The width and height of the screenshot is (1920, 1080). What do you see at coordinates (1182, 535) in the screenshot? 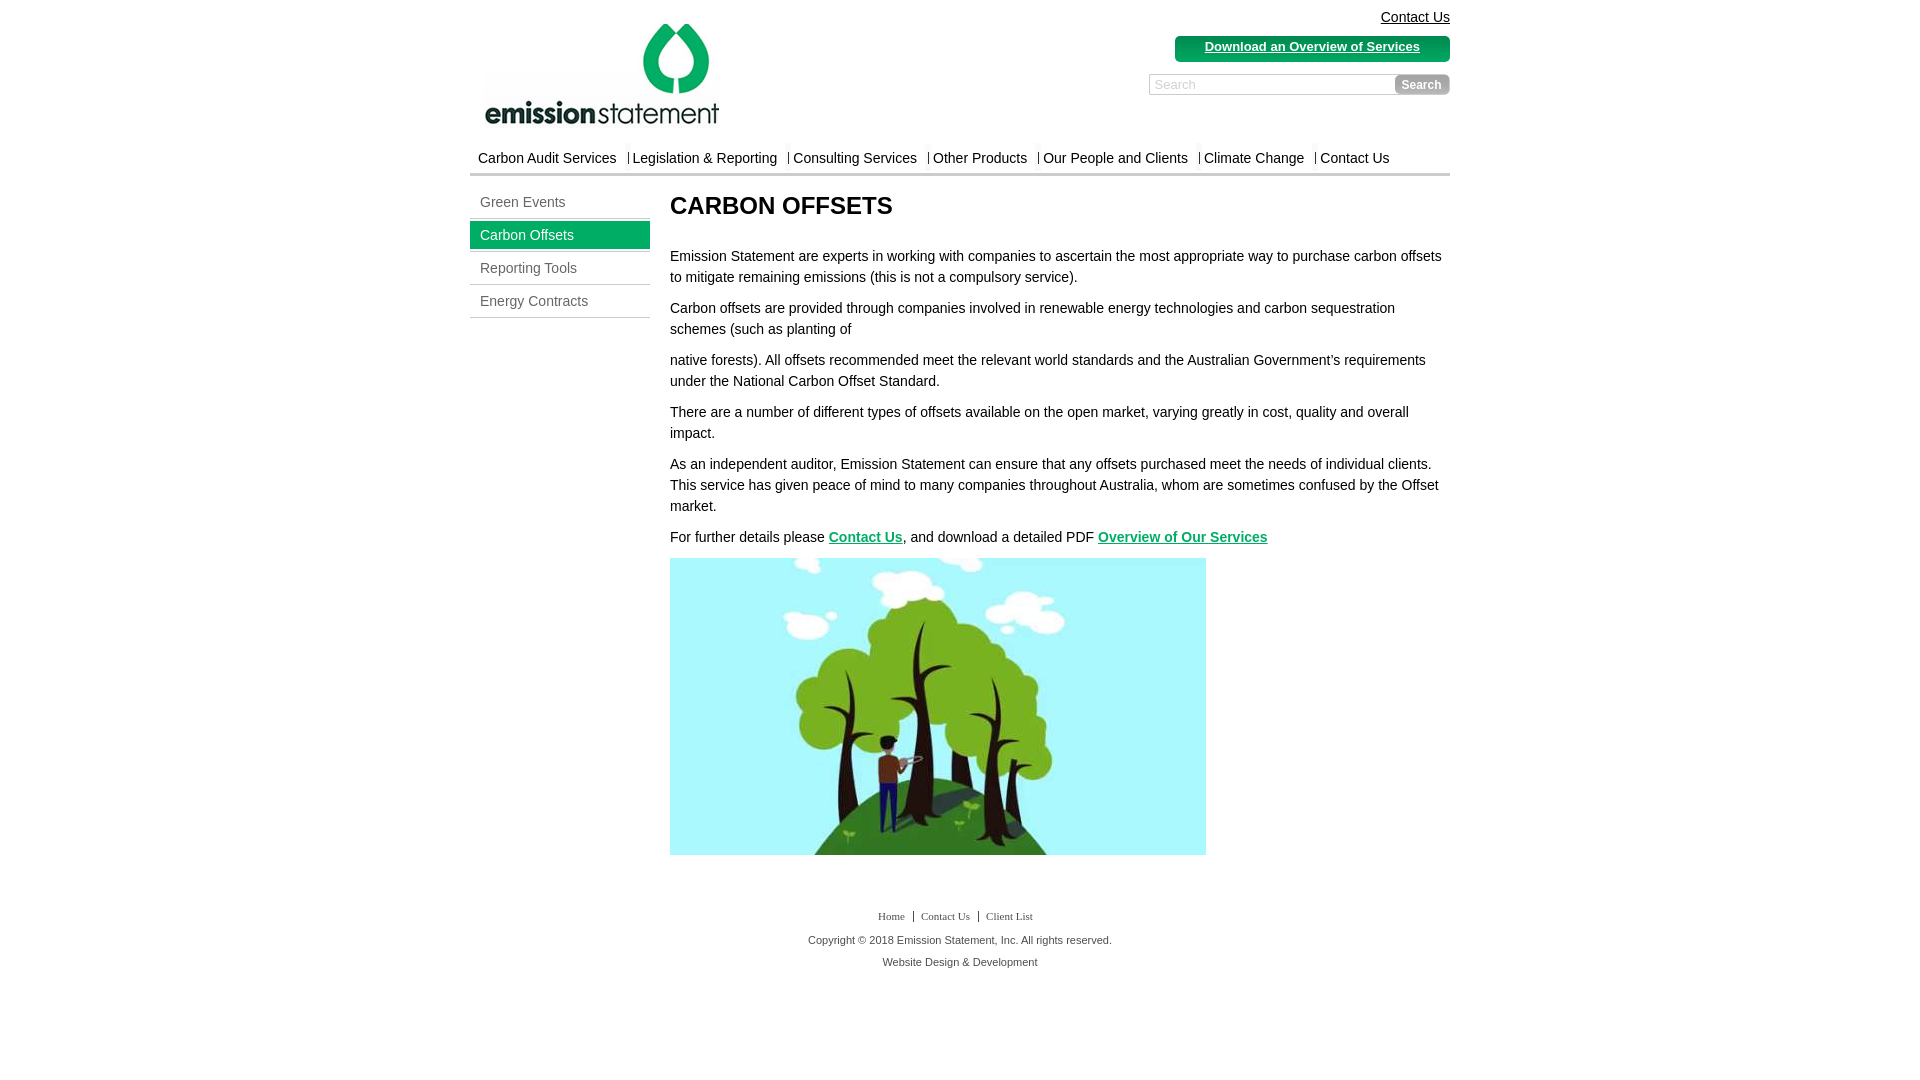
I see `'Overview of Our Services'` at bounding box center [1182, 535].